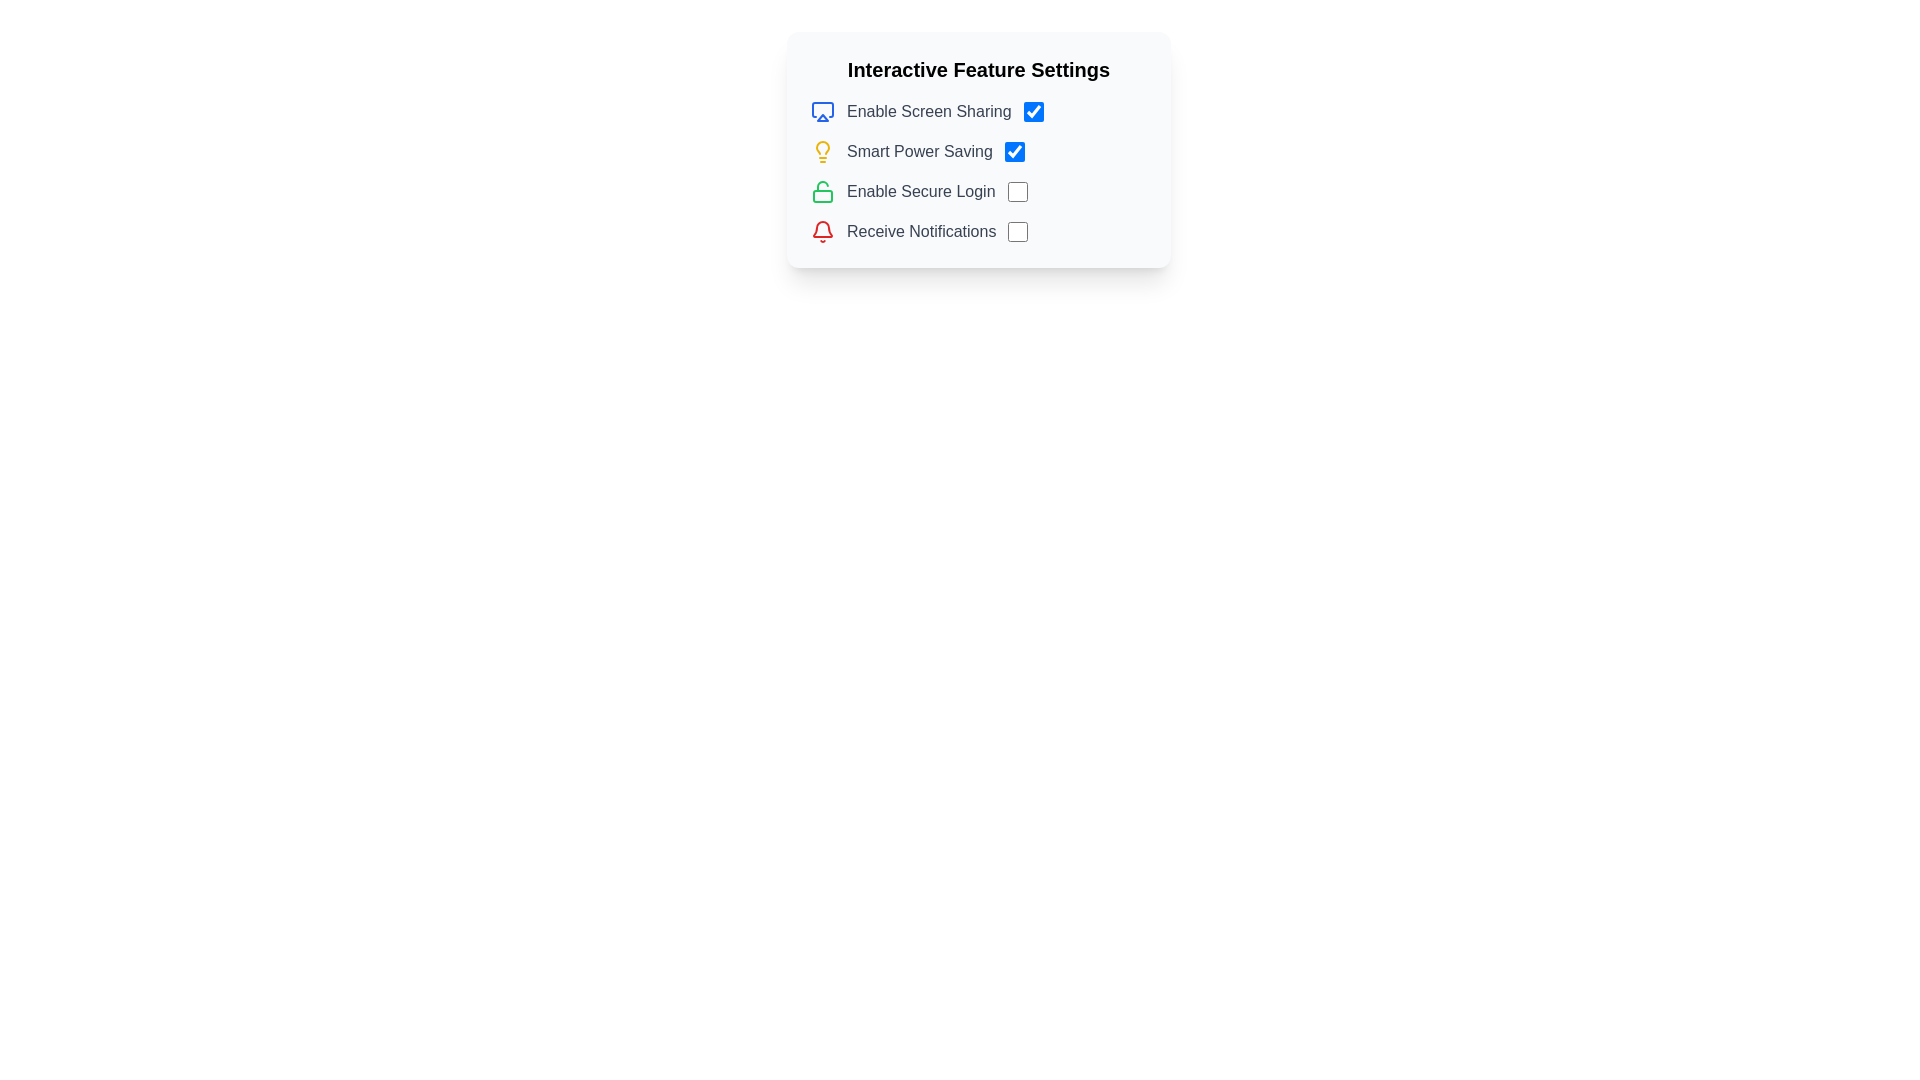 This screenshot has width=1920, height=1080. Describe the element at coordinates (918, 150) in the screenshot. I see `text label that displays 'Smart Power Saving', which is styled in gray font and positioned between a yellow lightbulb icon and a checkbox in the settings group` at that location.